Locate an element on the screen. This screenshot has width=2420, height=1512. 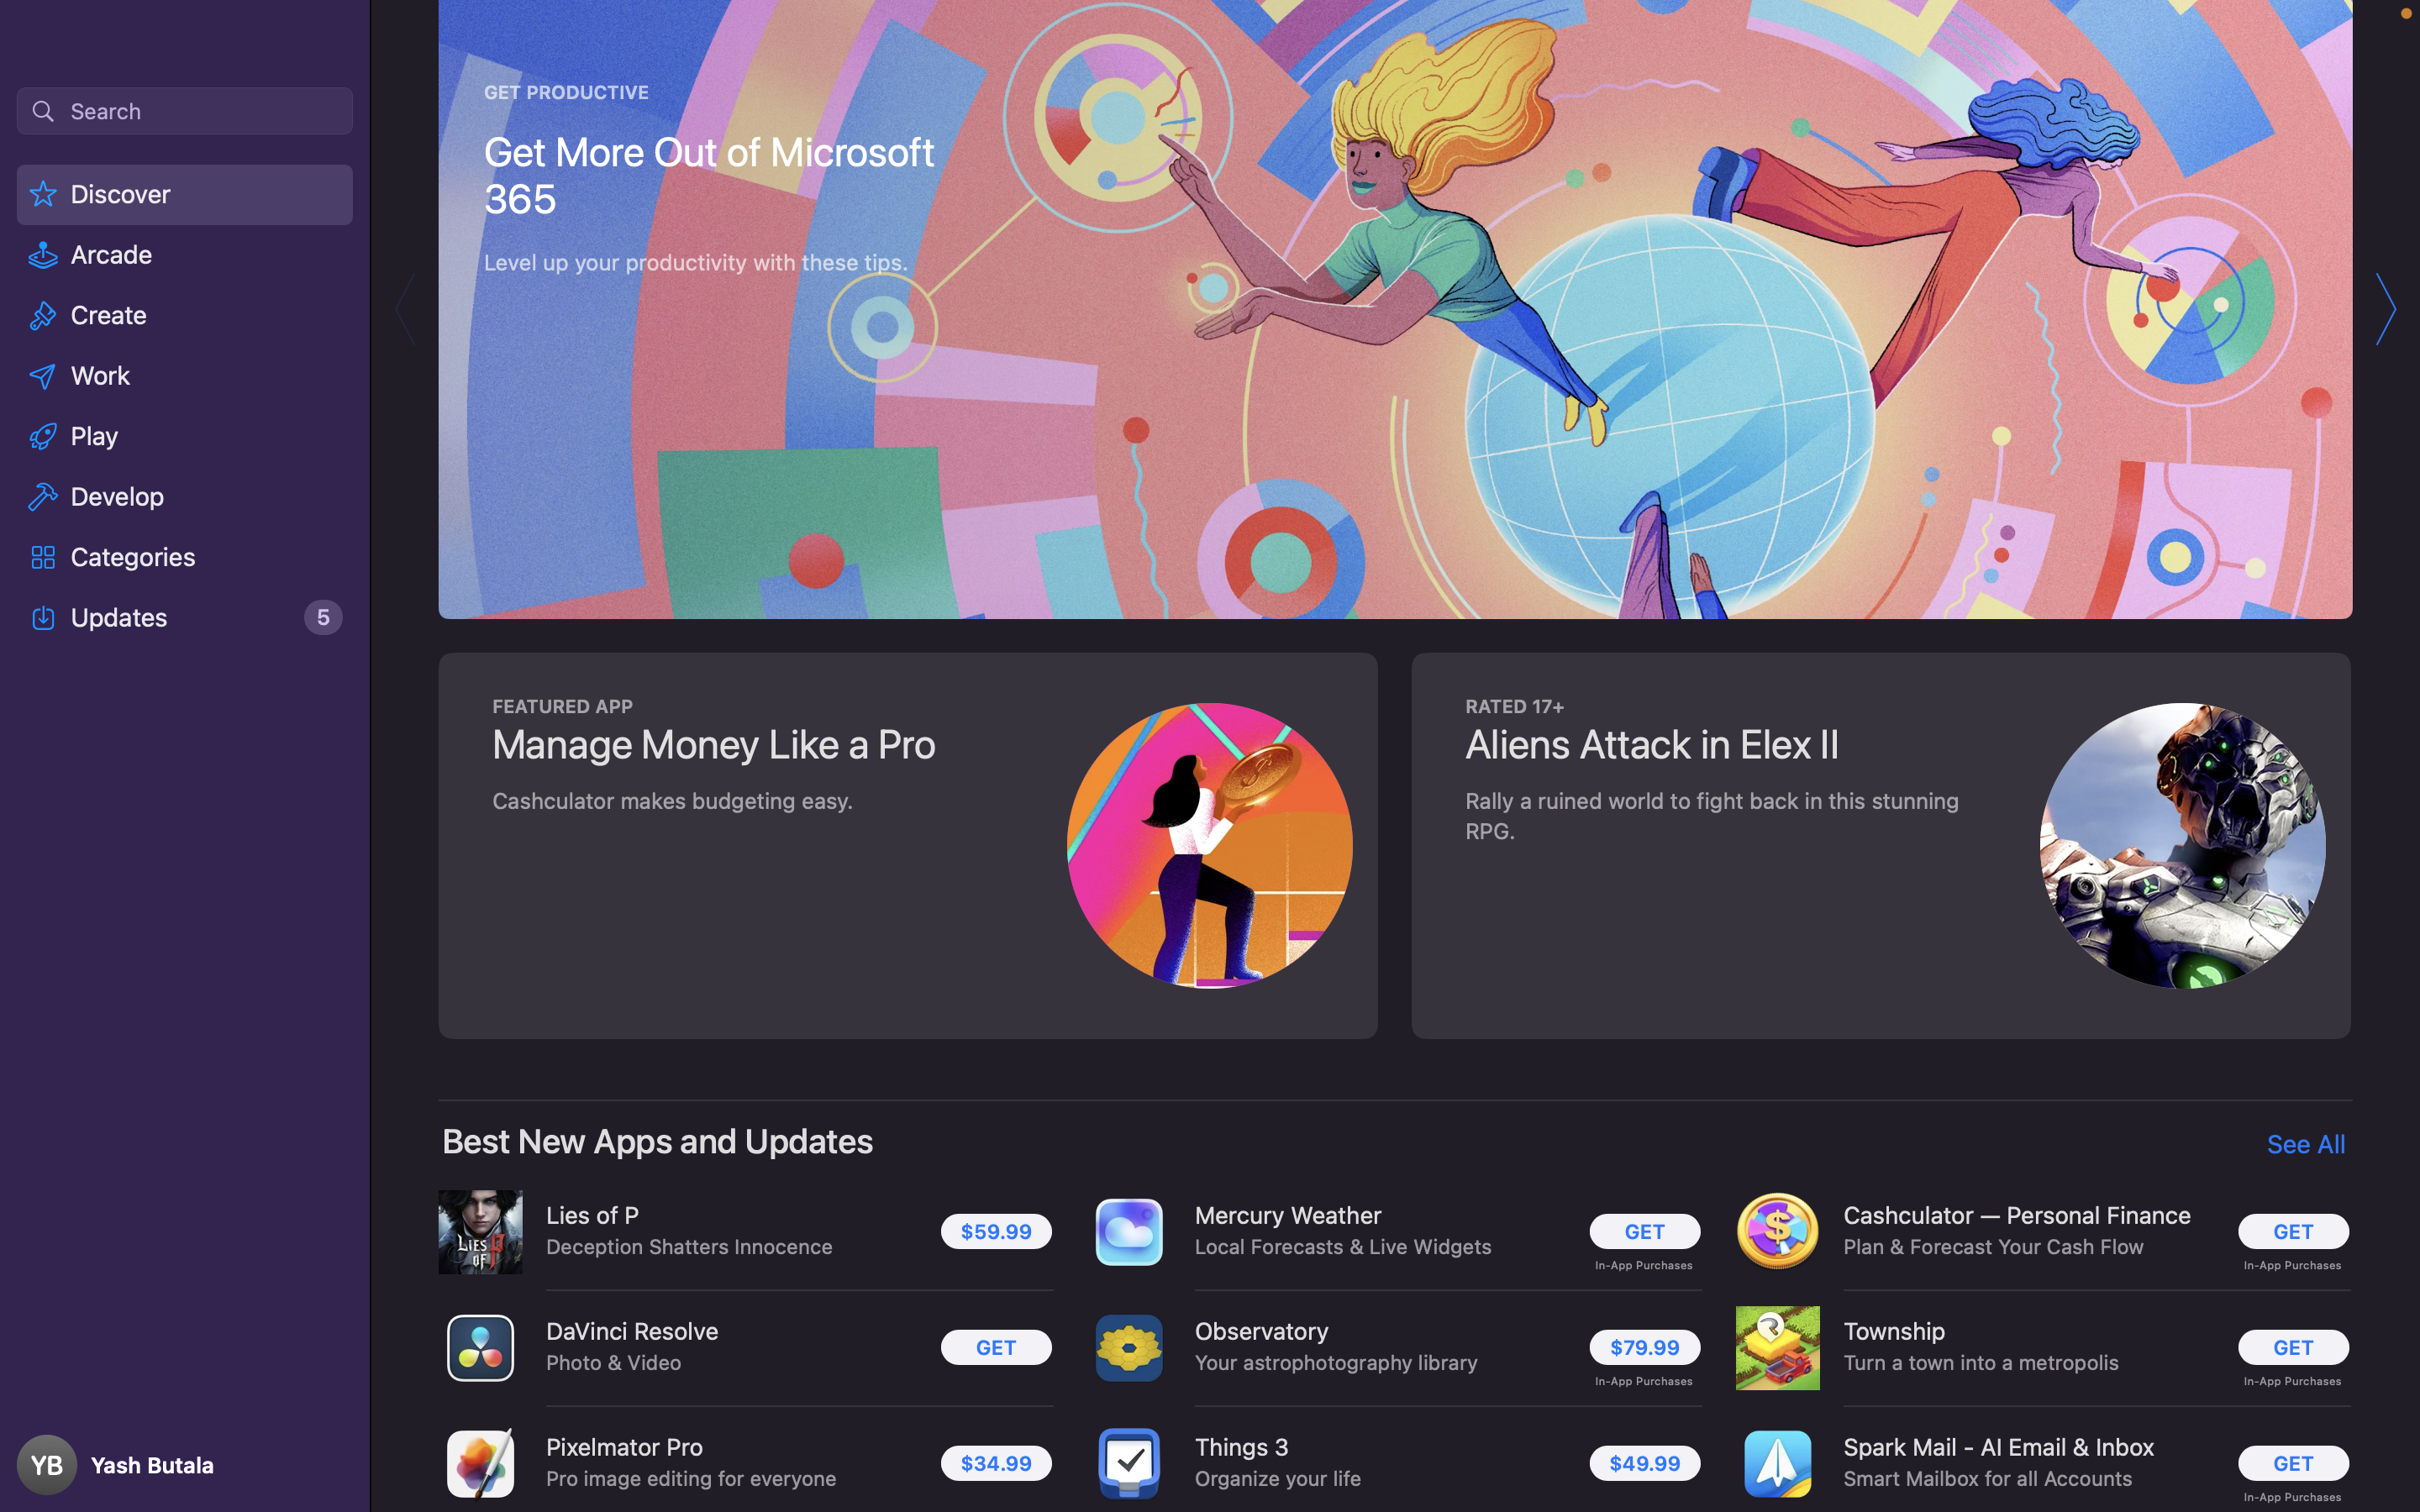
the "Create" feature is located at coordinates (185, 318).